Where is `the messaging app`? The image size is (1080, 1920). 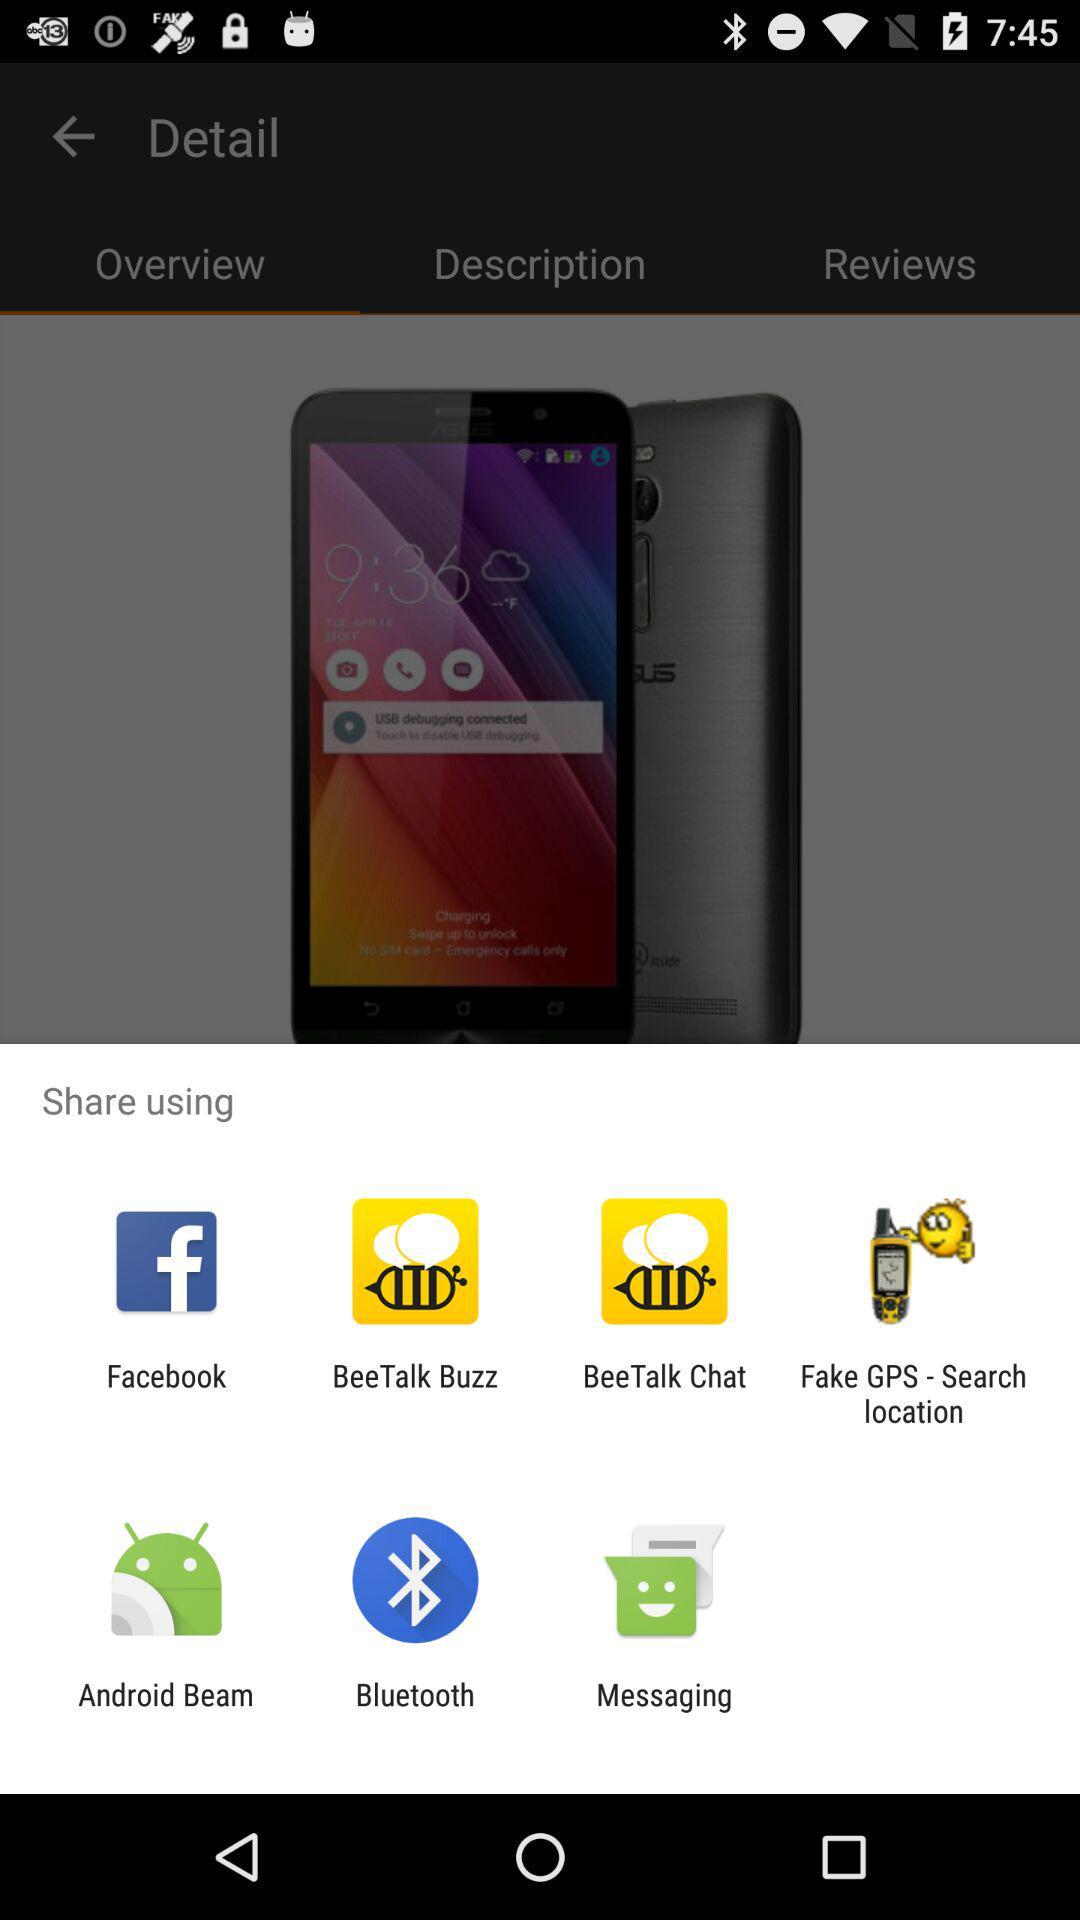
the messaging app is located at coordinates (664, 1711).